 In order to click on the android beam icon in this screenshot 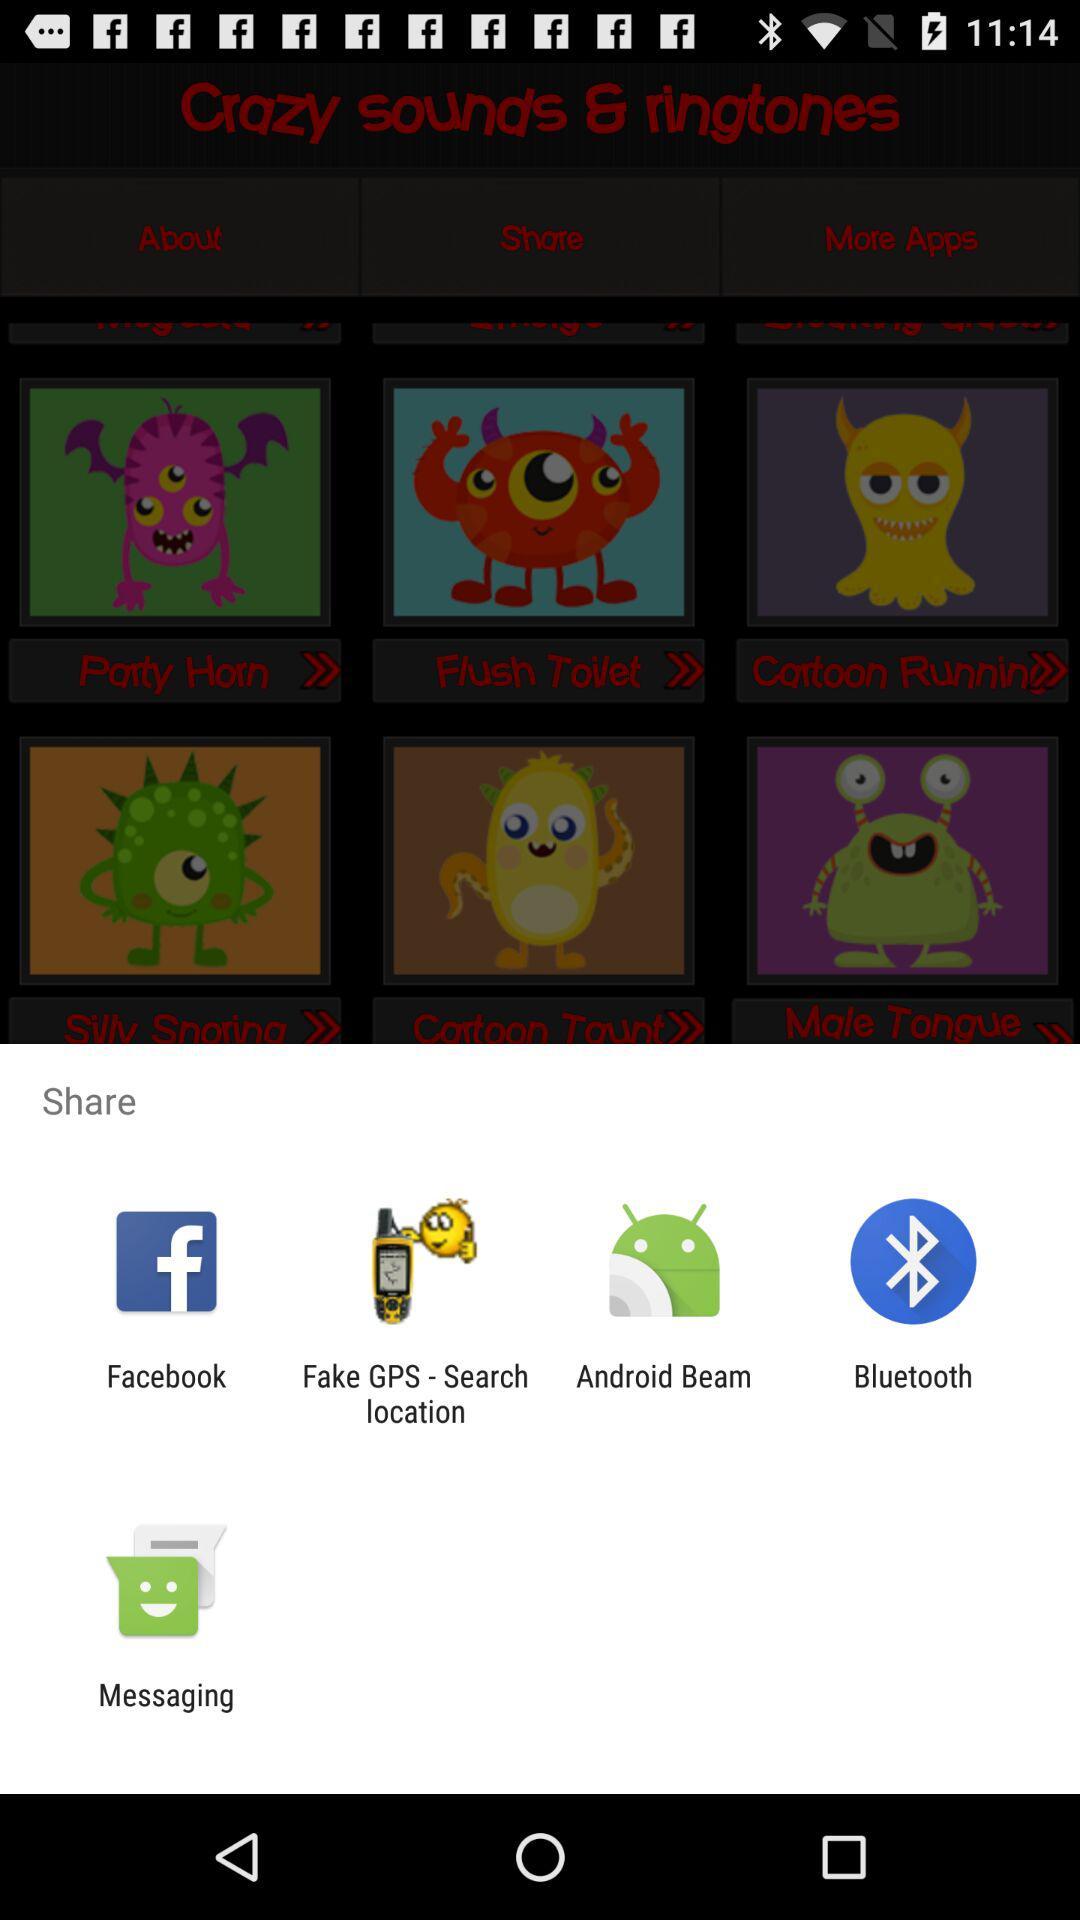, I will do `click(664, 1392)`.